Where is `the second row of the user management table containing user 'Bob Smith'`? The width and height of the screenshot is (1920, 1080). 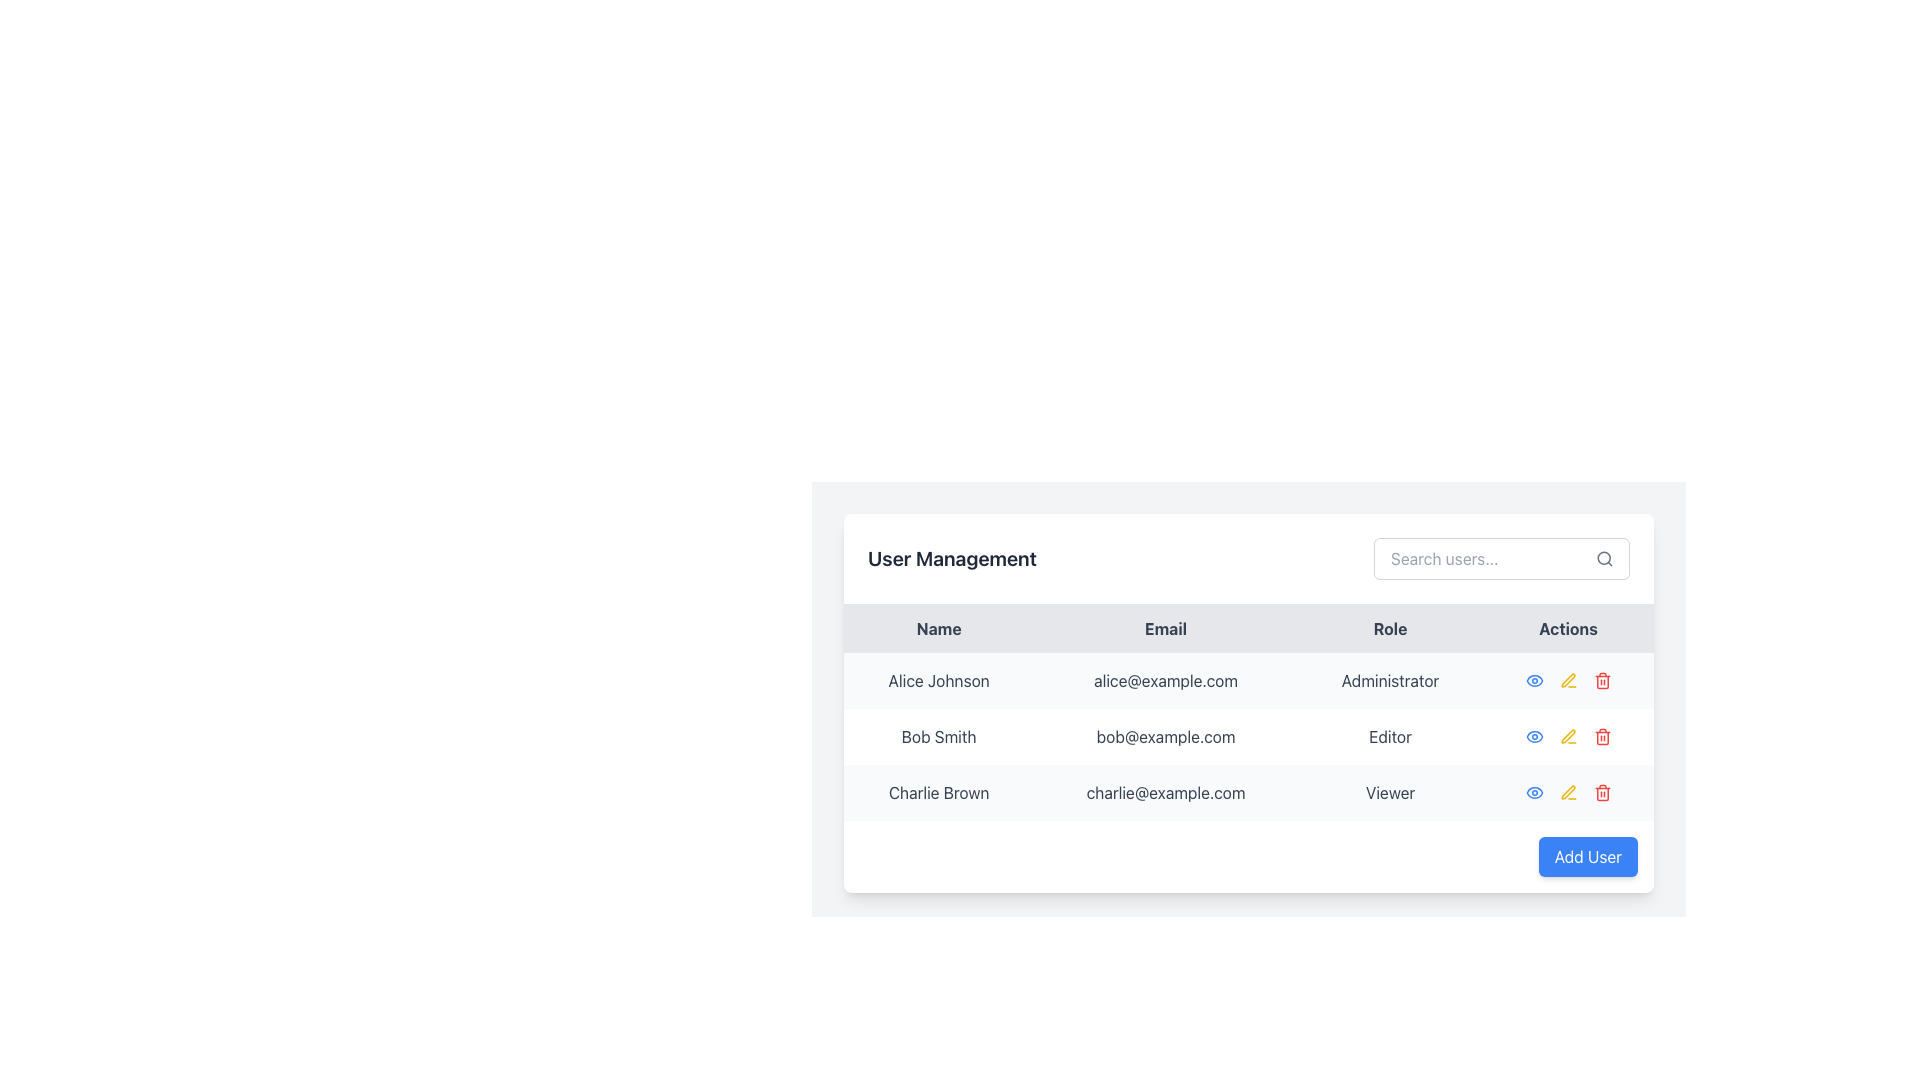 the second row of the user management table containing user 'Bob Smith' is located at coordinates (1247, 736).